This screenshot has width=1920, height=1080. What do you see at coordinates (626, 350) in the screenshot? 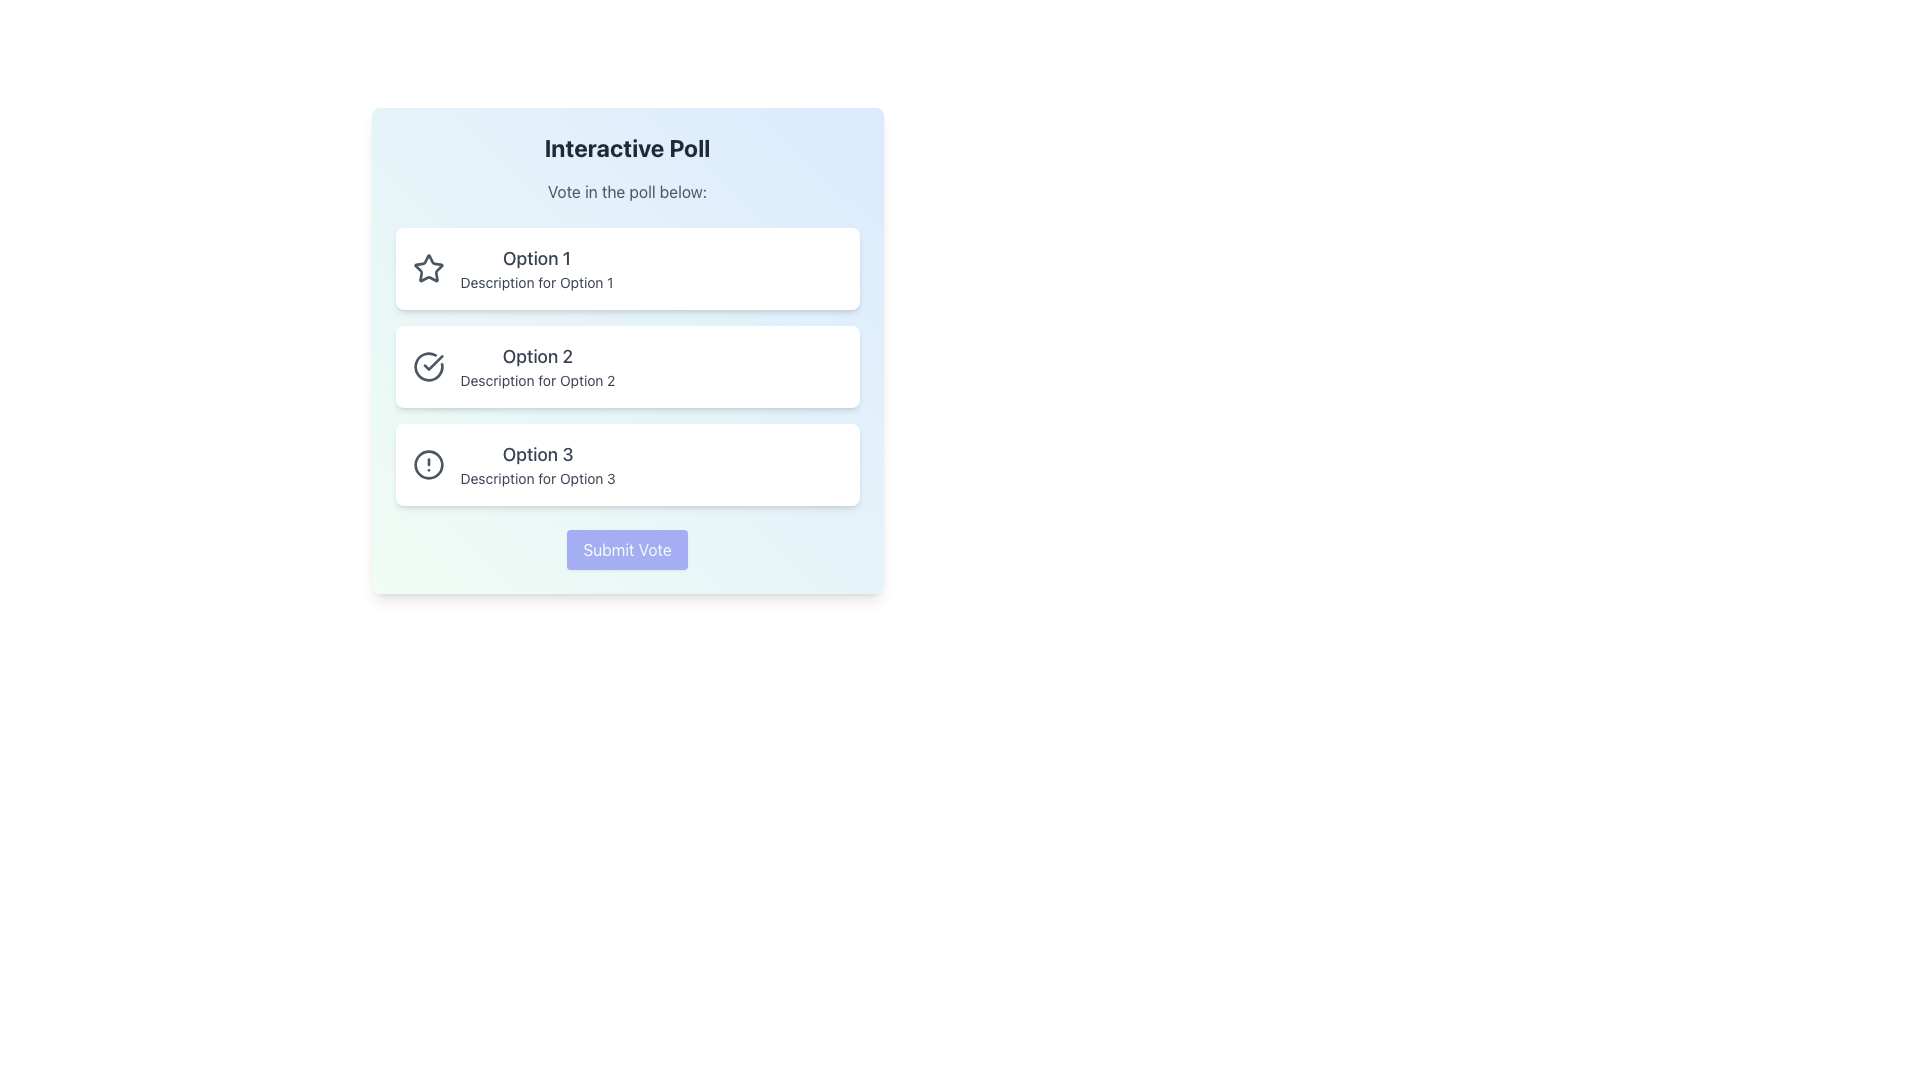
I see `the second selectable choice option in the poll` at bounding box center [626, 350].